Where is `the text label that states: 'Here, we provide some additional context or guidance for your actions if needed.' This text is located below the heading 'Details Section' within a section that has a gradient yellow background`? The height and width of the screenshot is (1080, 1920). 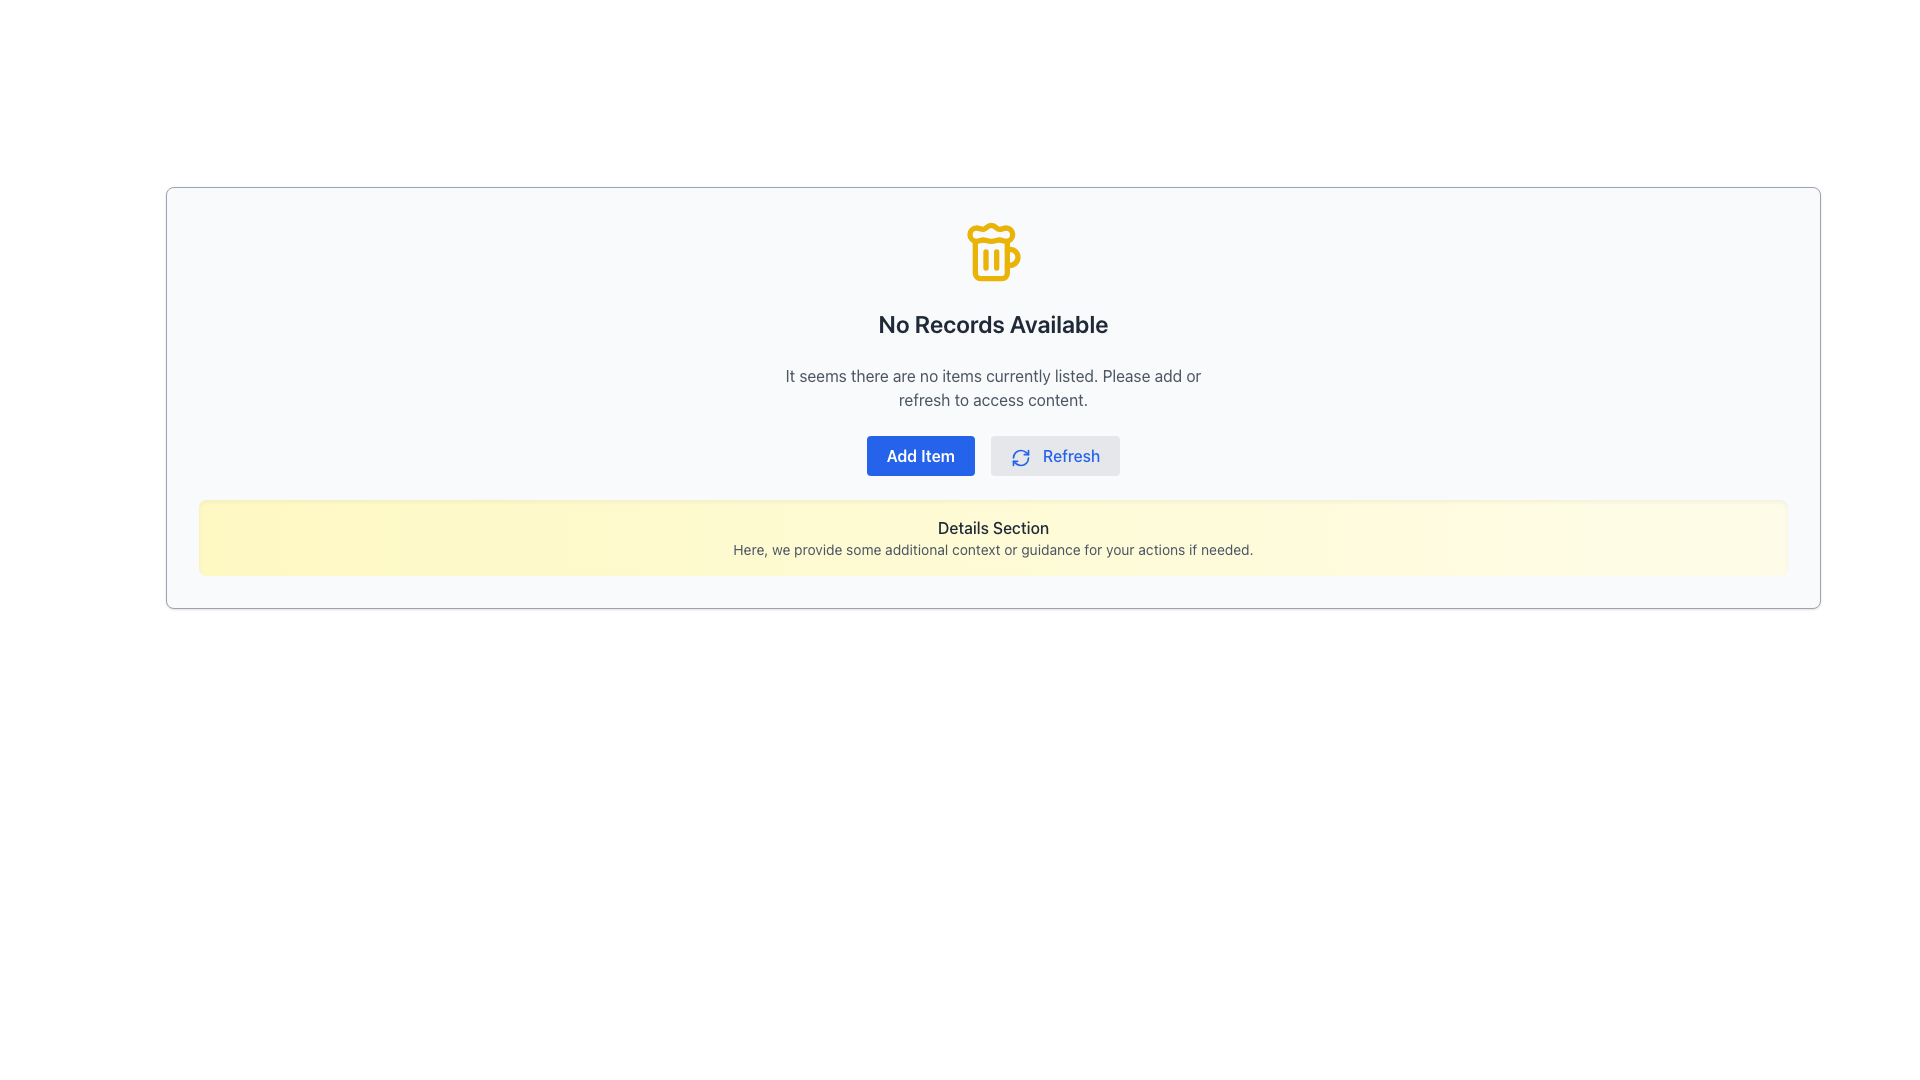 the text label that states: 'Here, we provide some additional context or guidance for your actions if needed.' This text is located below the heading 'Details Section' within a section that has a gradient yellow background is located at coordinates (993, 550).